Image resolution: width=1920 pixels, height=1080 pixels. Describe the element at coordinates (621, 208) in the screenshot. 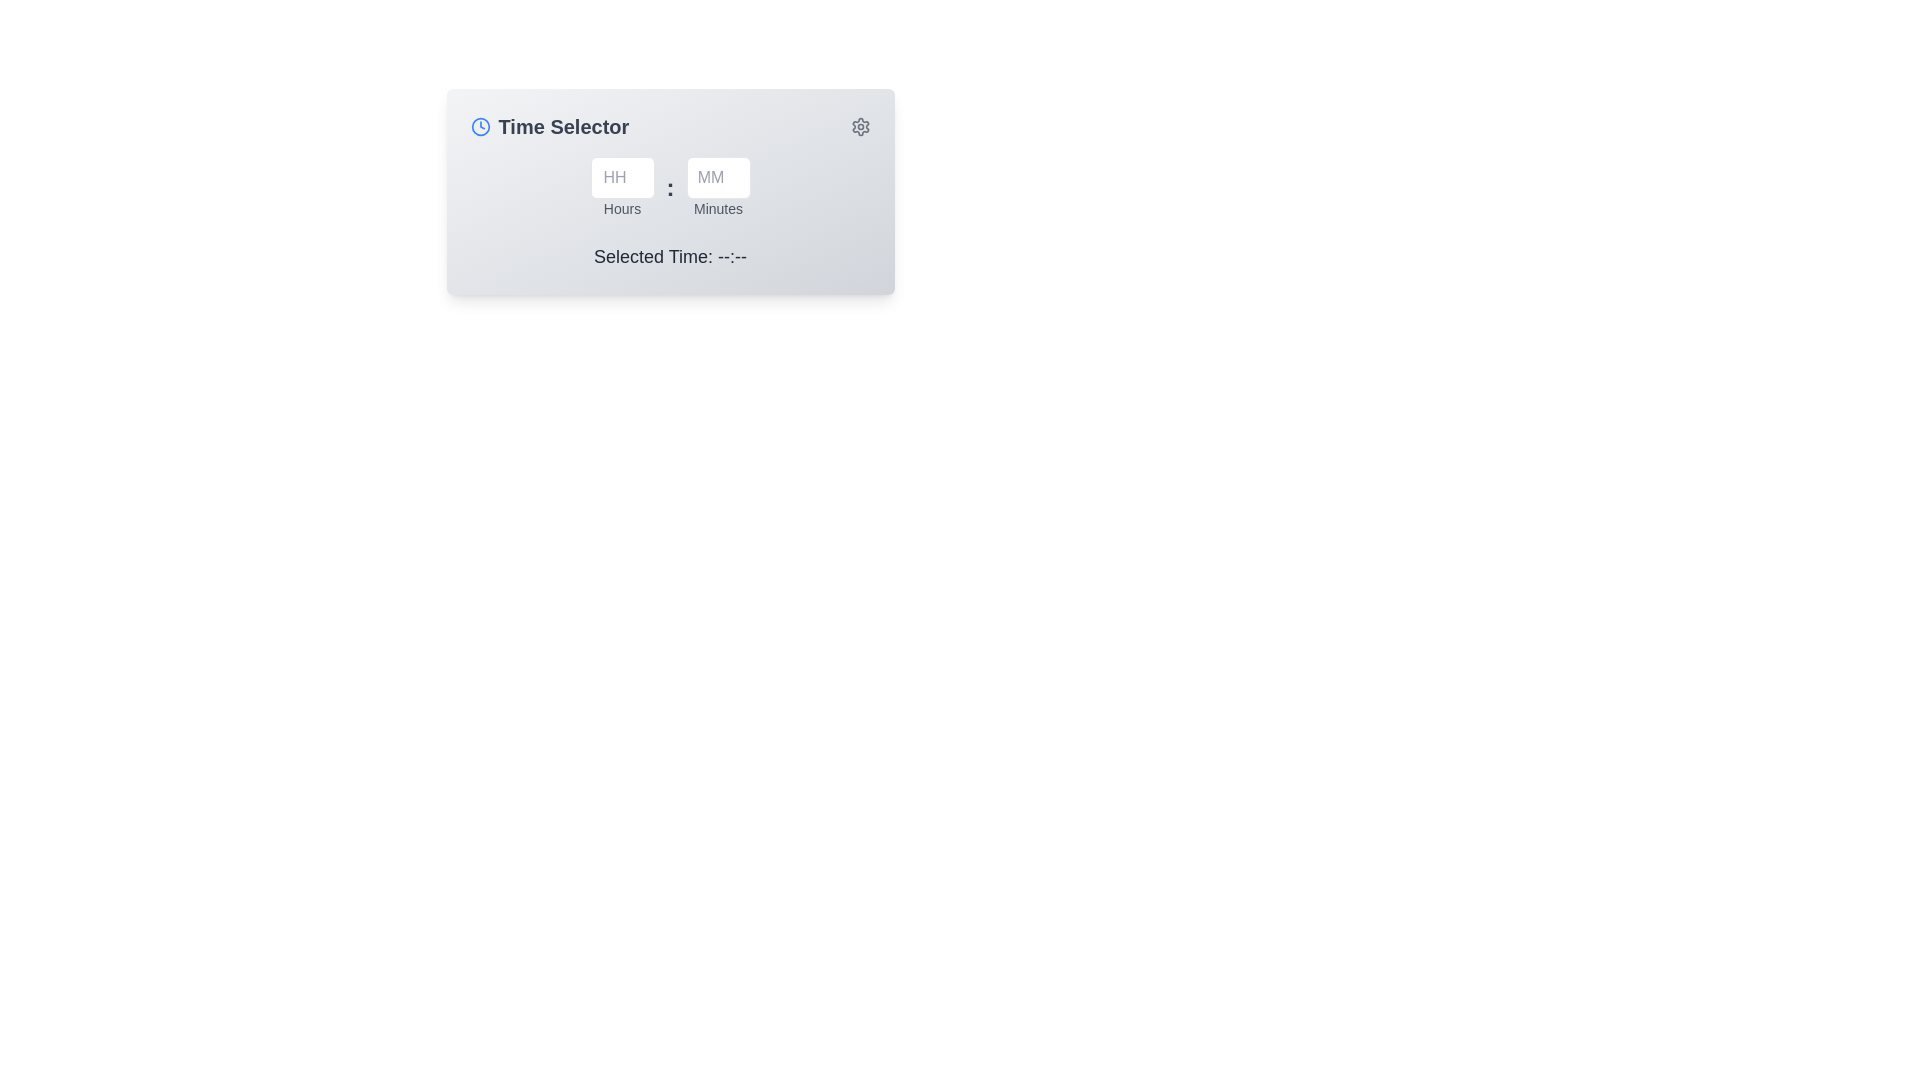

I see `the text label 'Hours' which is styled in a small gray font and located below the number input field marked with 'HH'` at that location.